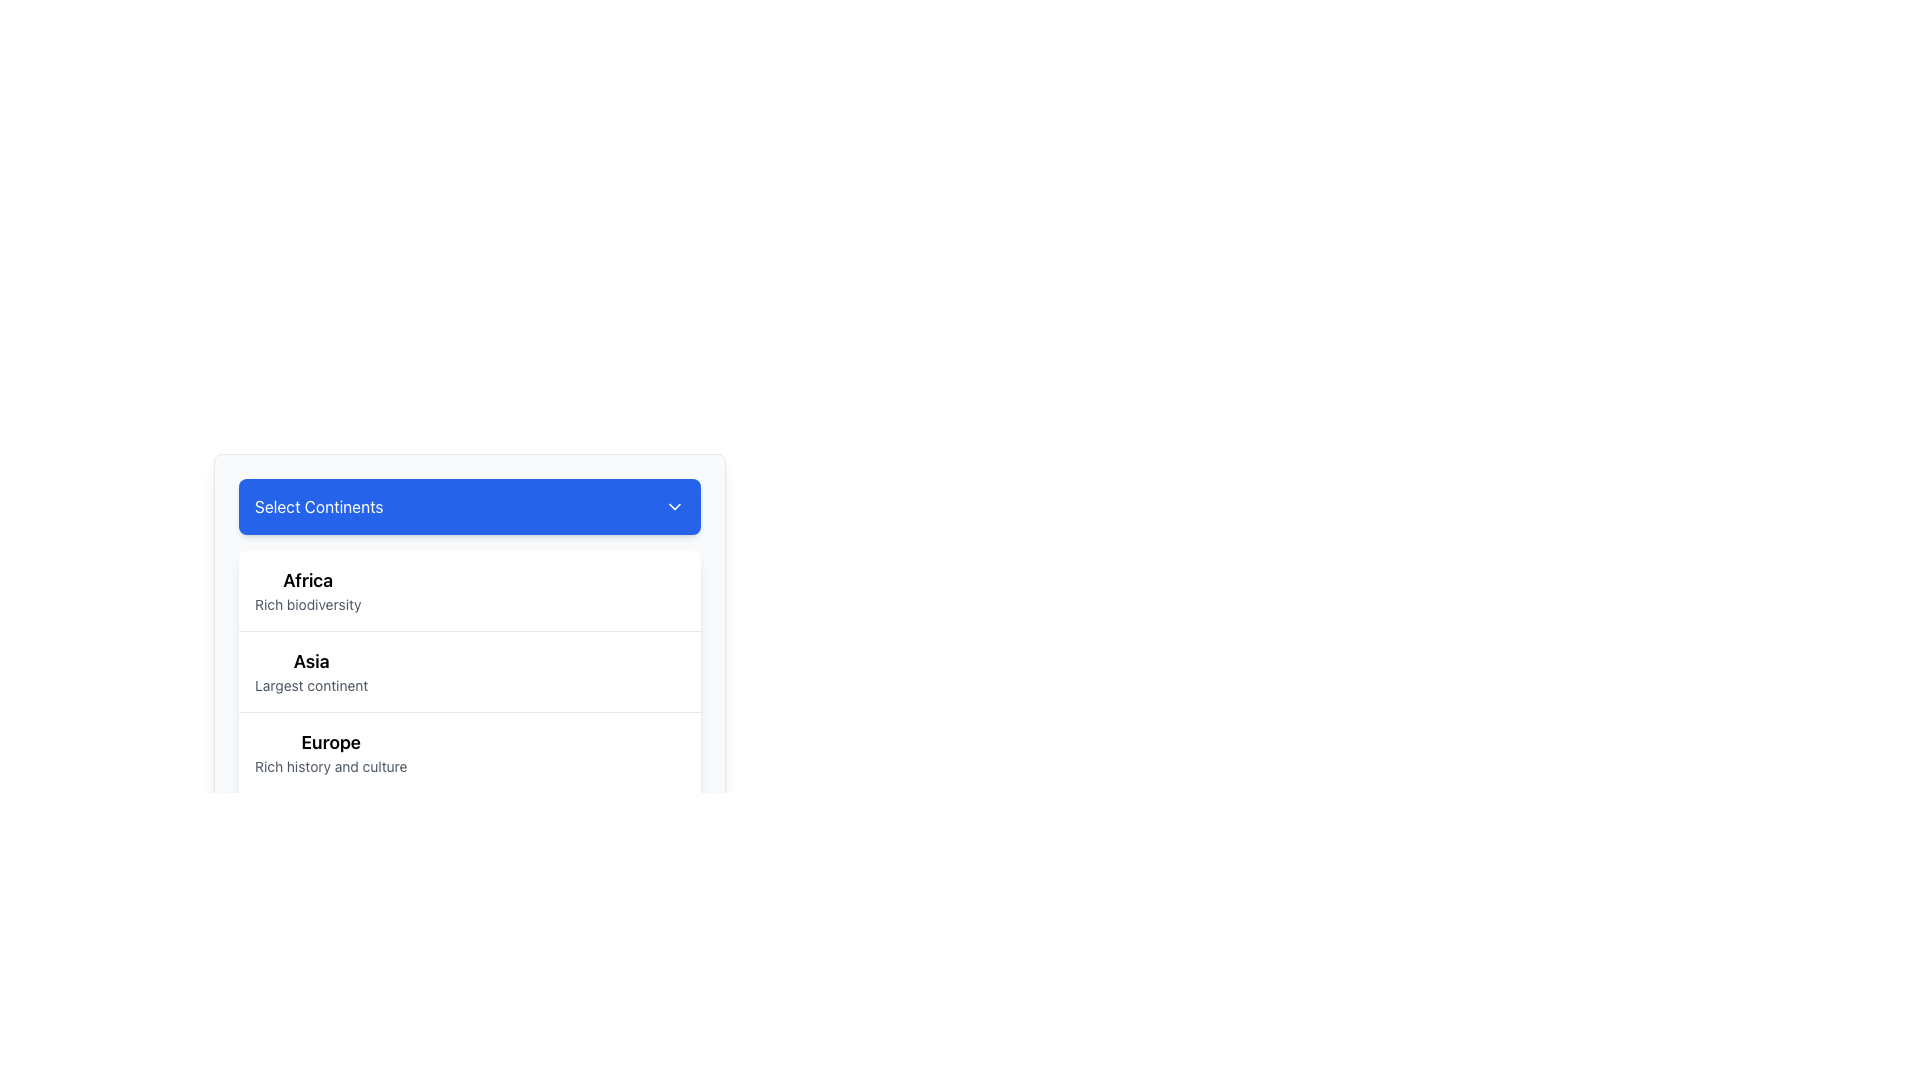  Describe the element at coordinates (469, 752) in the screenshot. I see `to select the List Item element displaying the title 'Europe' with a subtitle 'Rich history and culture'` at that location.